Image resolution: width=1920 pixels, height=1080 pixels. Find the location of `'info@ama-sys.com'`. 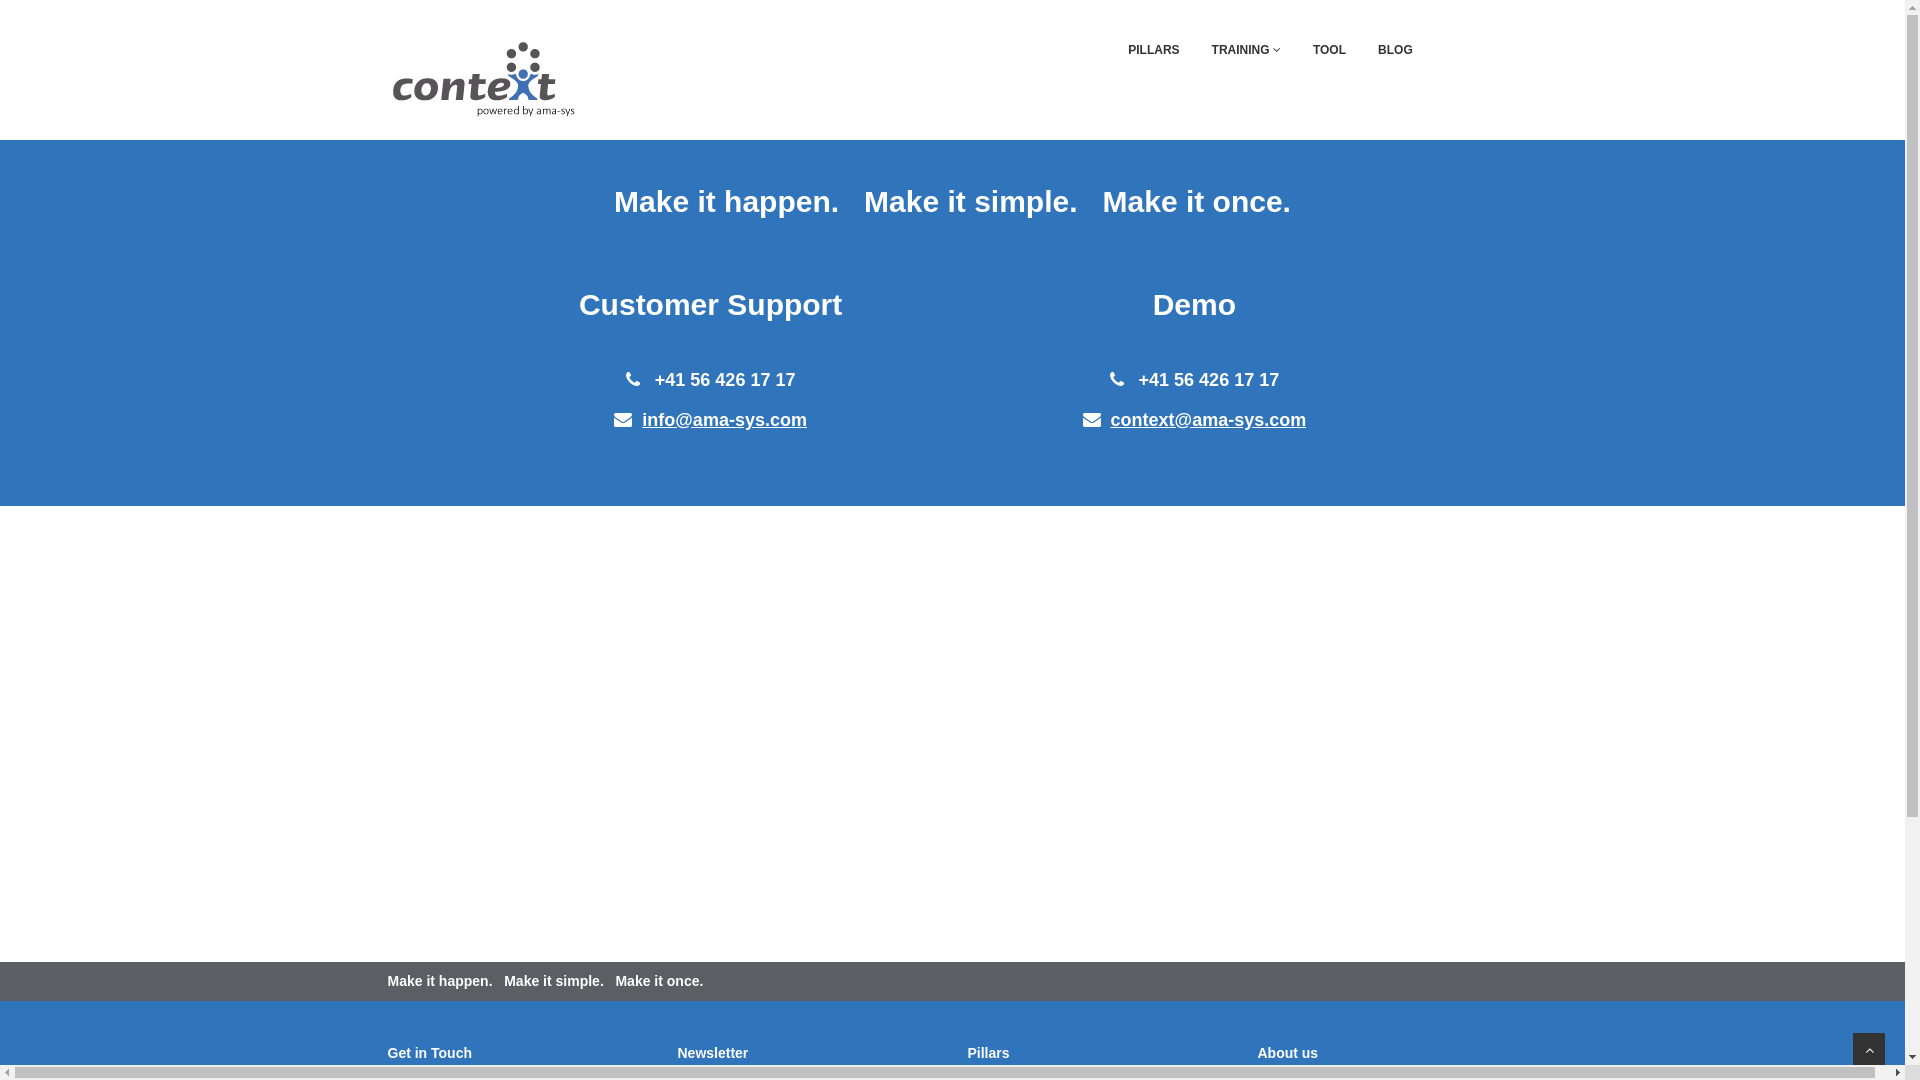

'info@ama-sys.com' is located at coordinates (723, 419).